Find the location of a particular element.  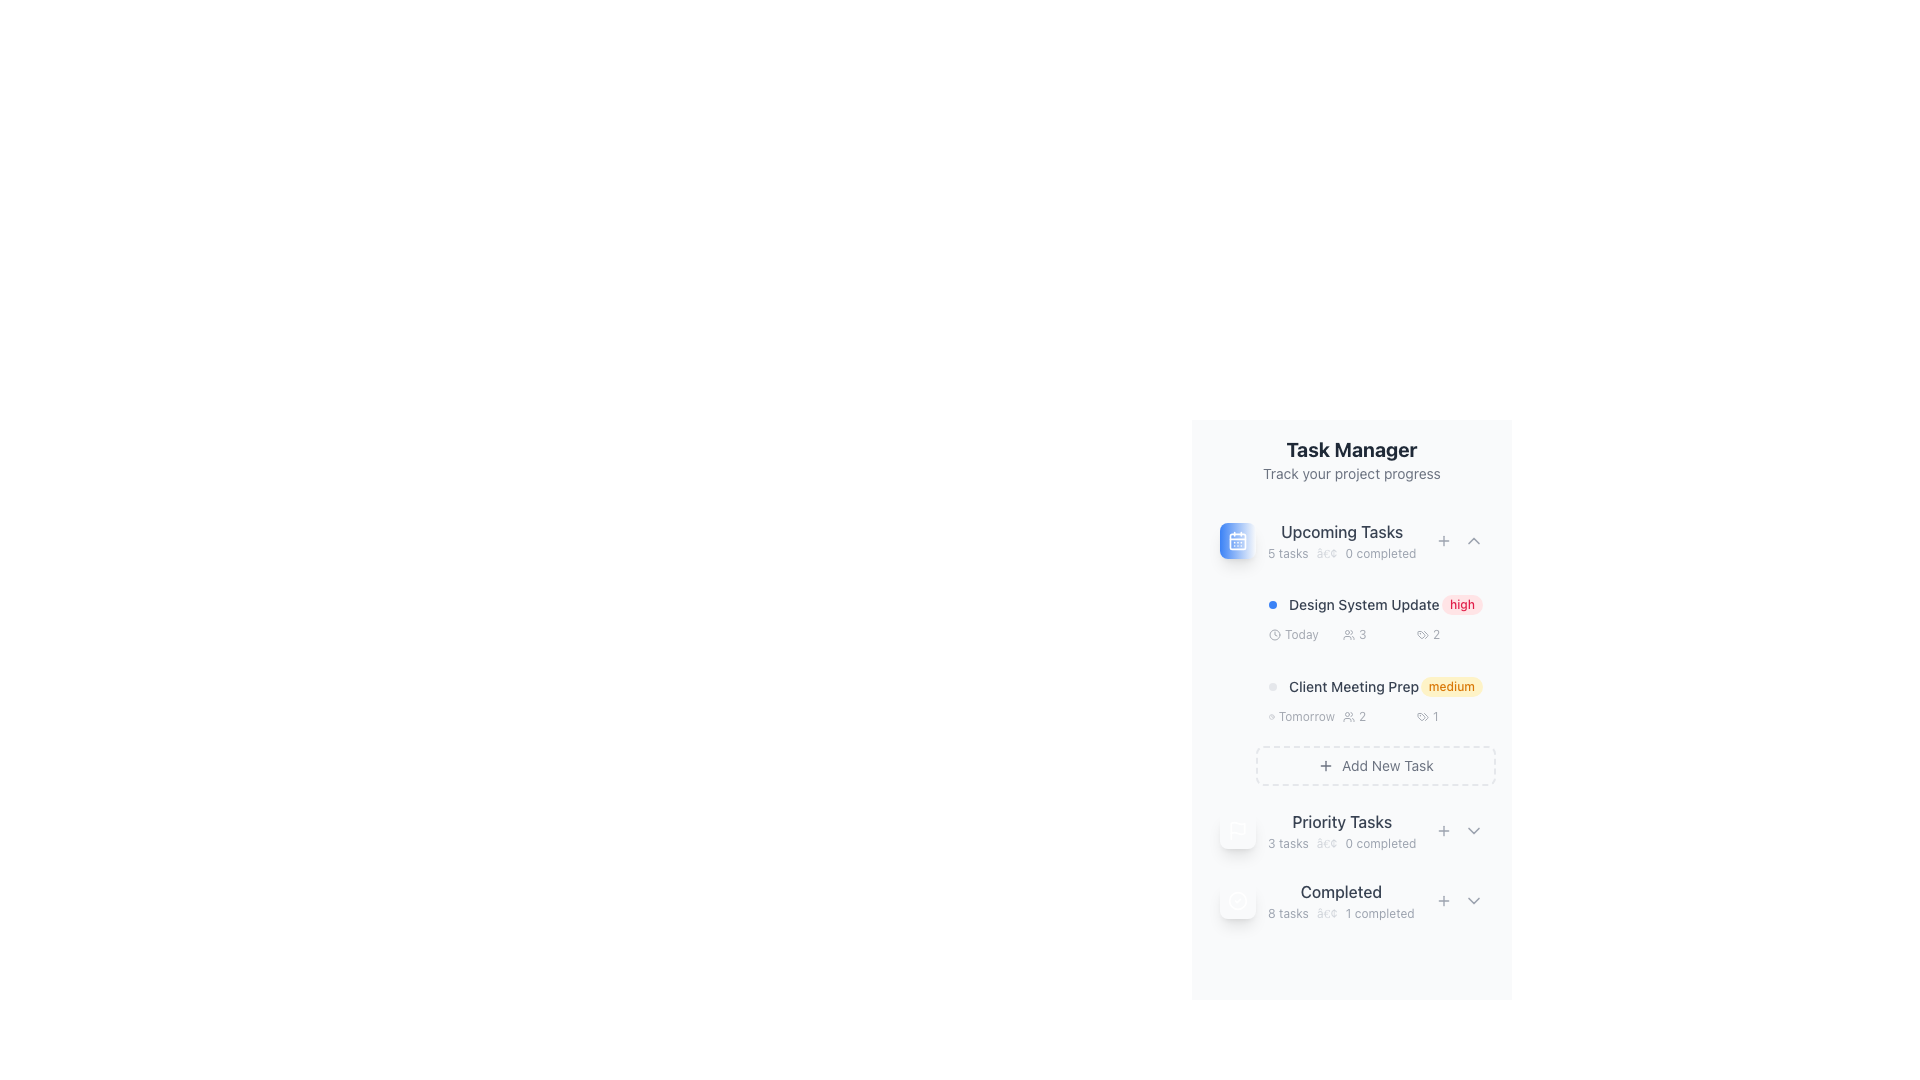

the SVG graphic that represents a completed status or confirmation in the 'Completed' section of the task manager, located near the bottom of the task list is located at coordinates (1237, 901).